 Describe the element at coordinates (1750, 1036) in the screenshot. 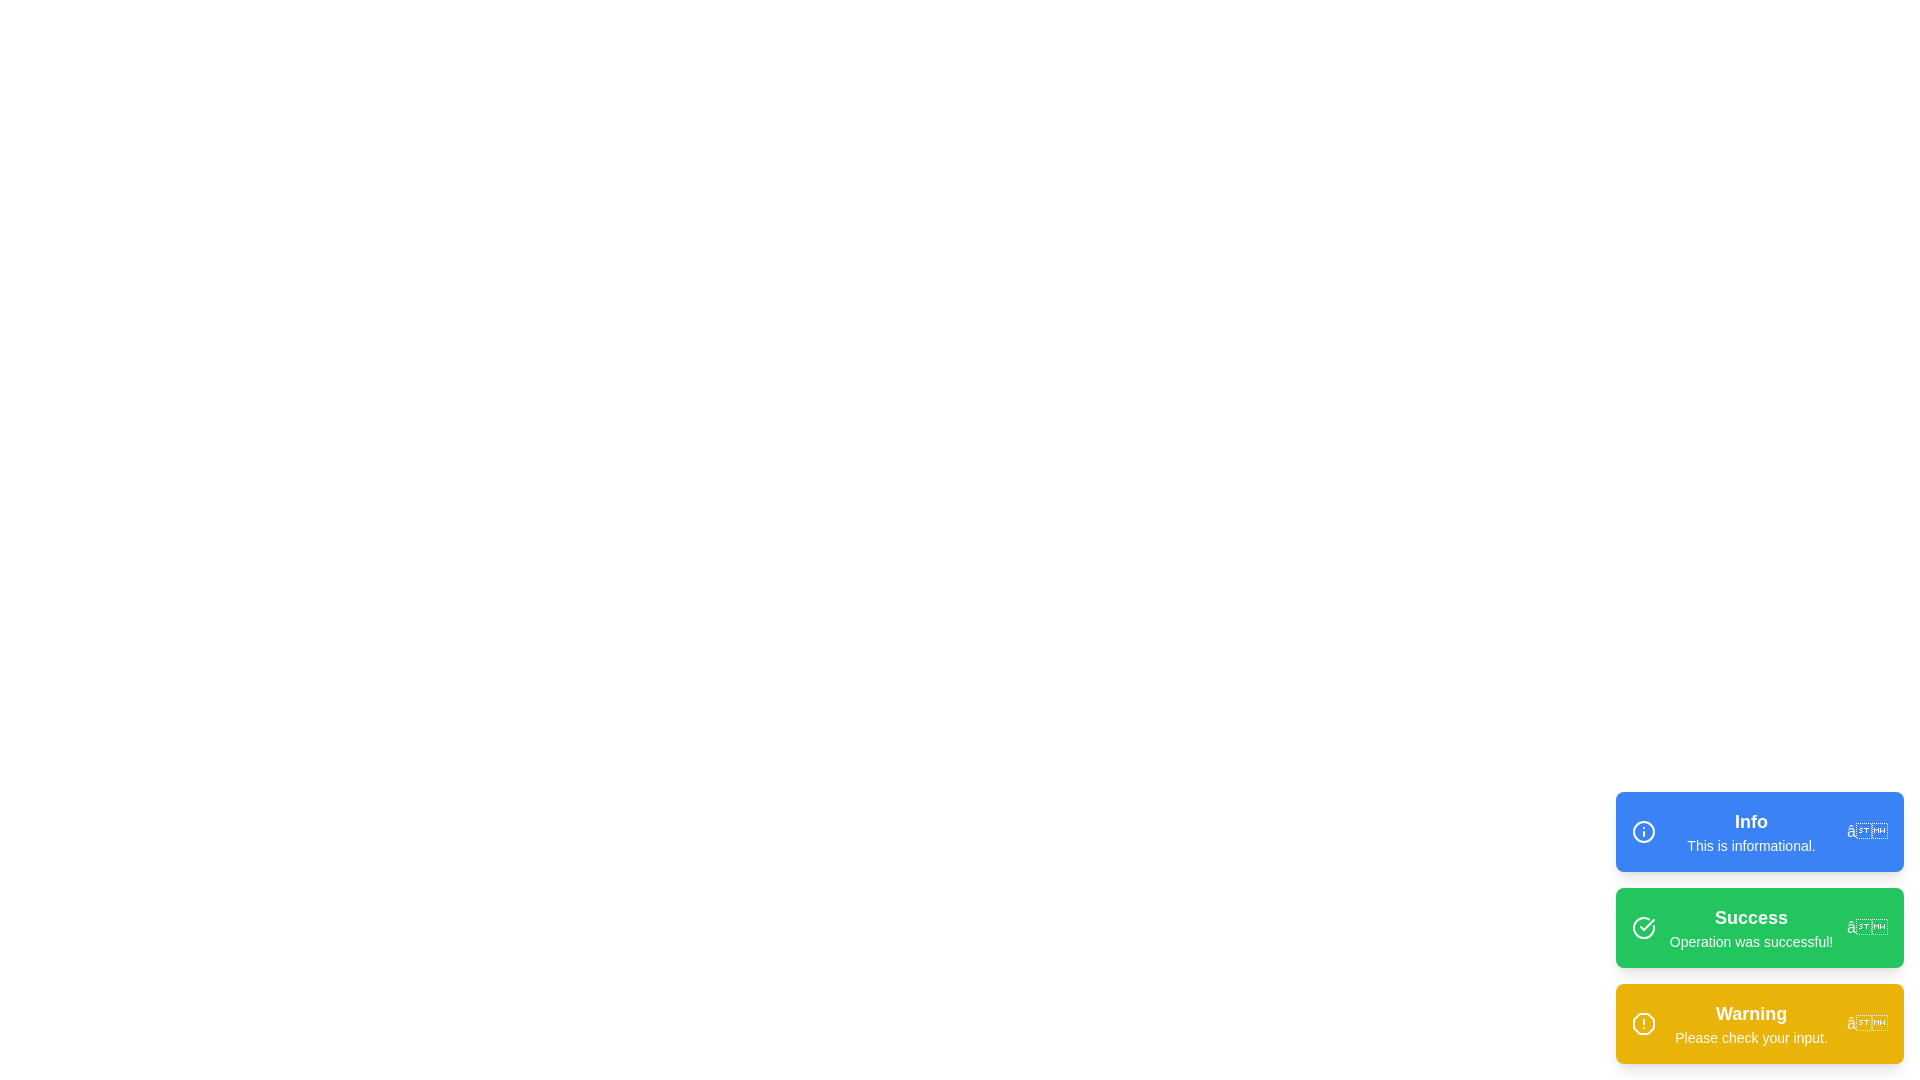

I see `styling of the warning message text located beneath the 'Warning' title in the 'Warning' card at the bottom of the three-card stack` at that location.